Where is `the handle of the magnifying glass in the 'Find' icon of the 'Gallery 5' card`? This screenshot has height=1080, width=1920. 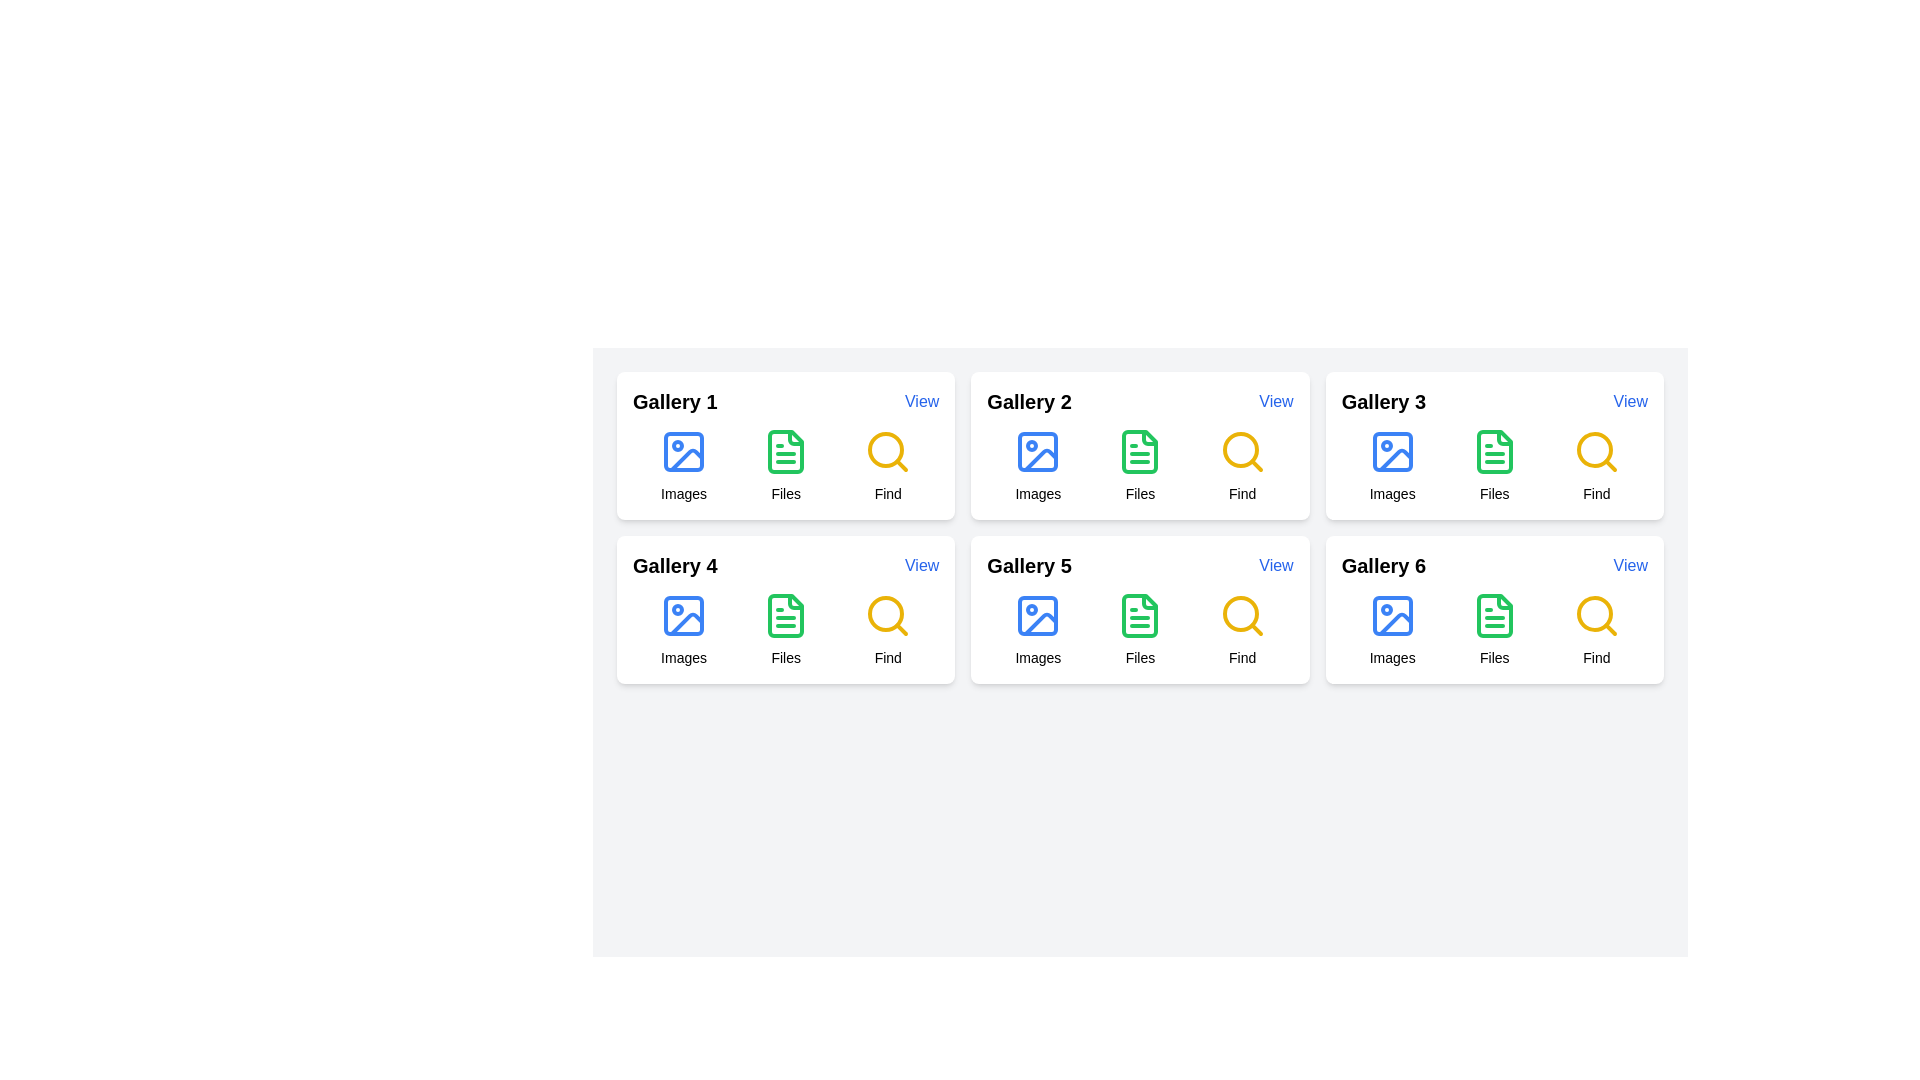 the handle of the magnifying glass in the 'Find' icon of the 'Gallery 5' card is located at coordinates (1255, 628).